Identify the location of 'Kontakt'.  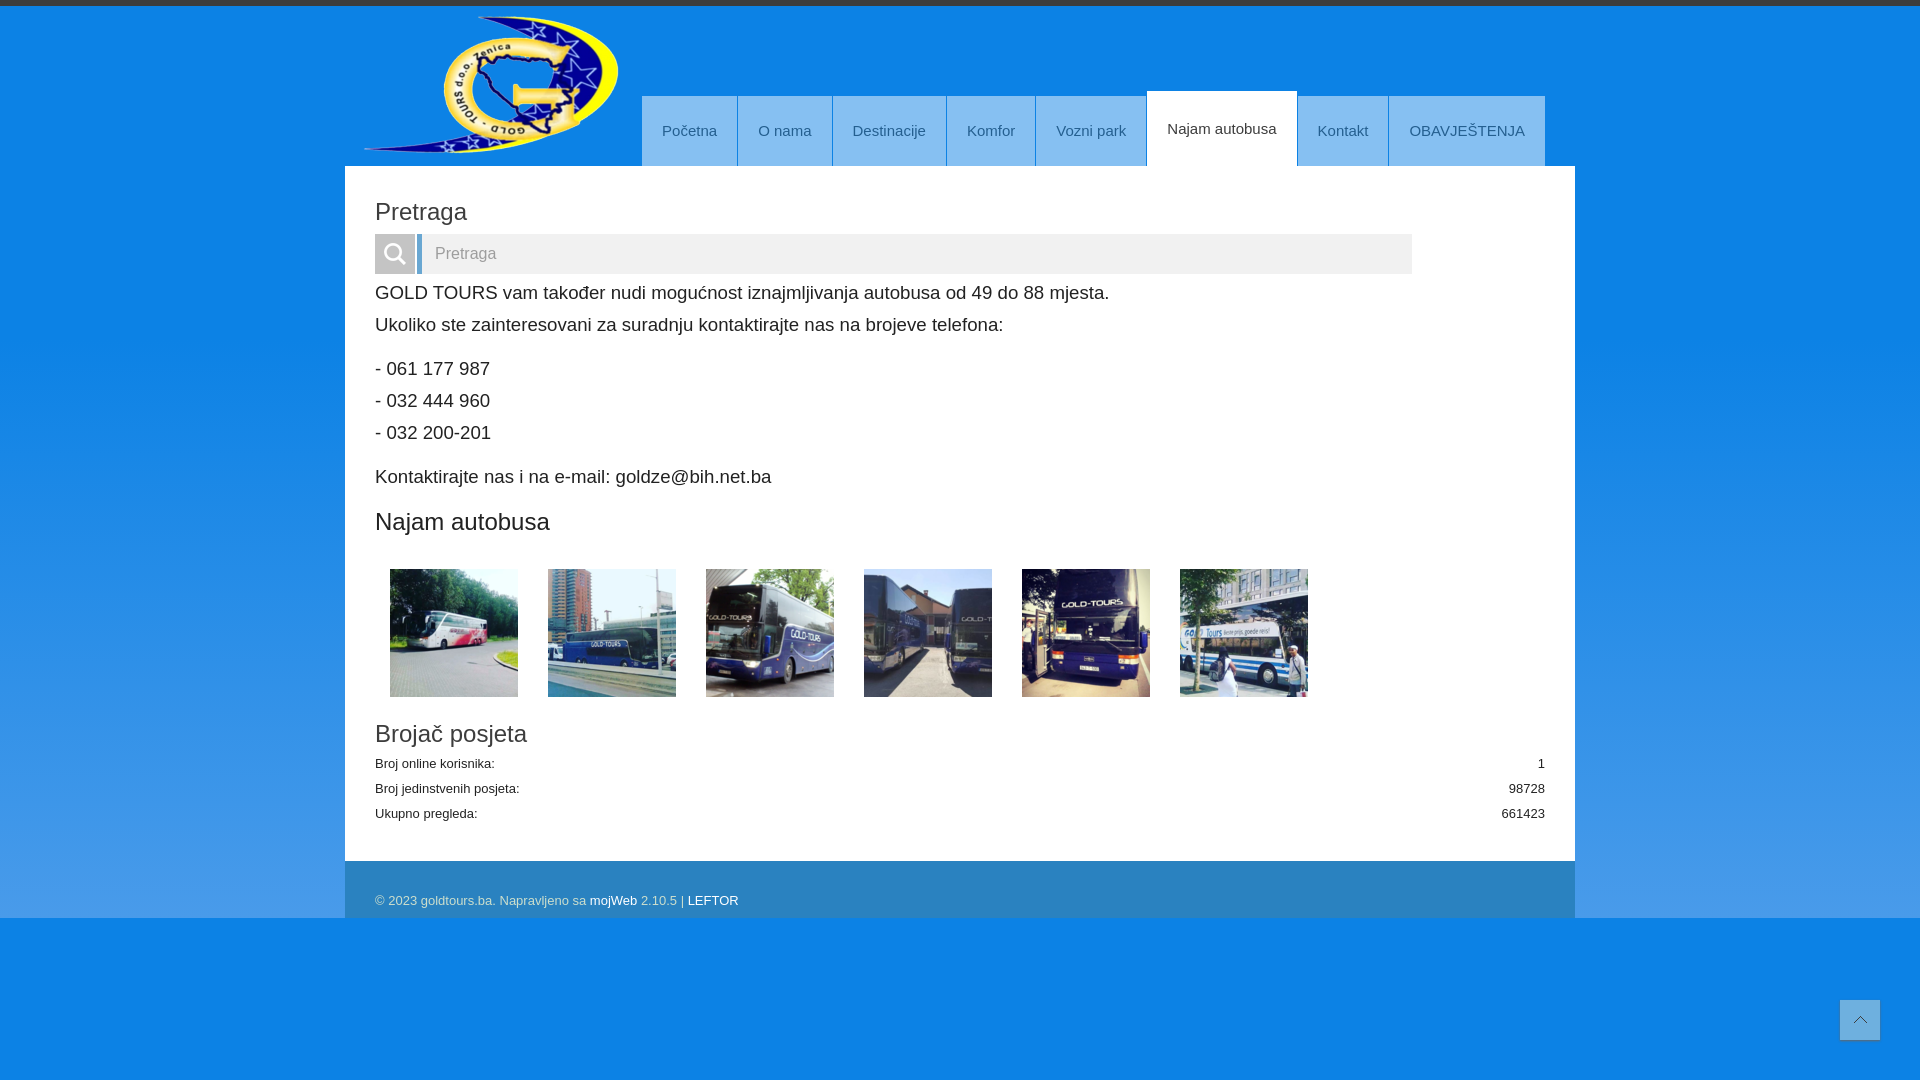
(1343, 131).